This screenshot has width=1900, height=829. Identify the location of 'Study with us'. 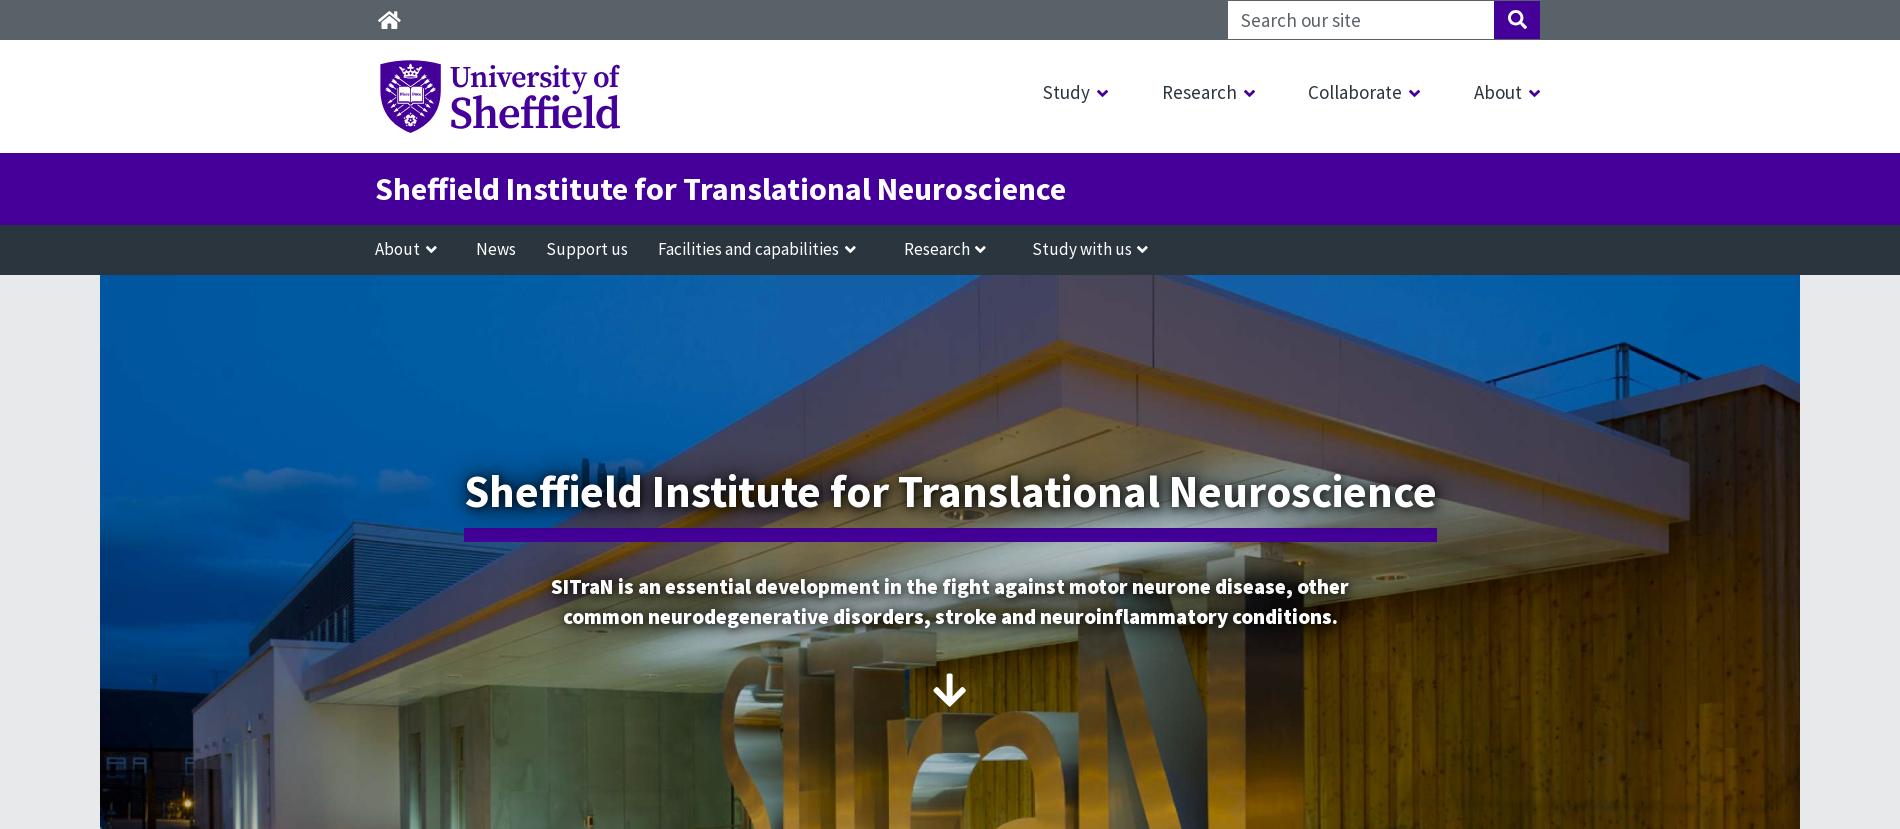
(1082, 248).